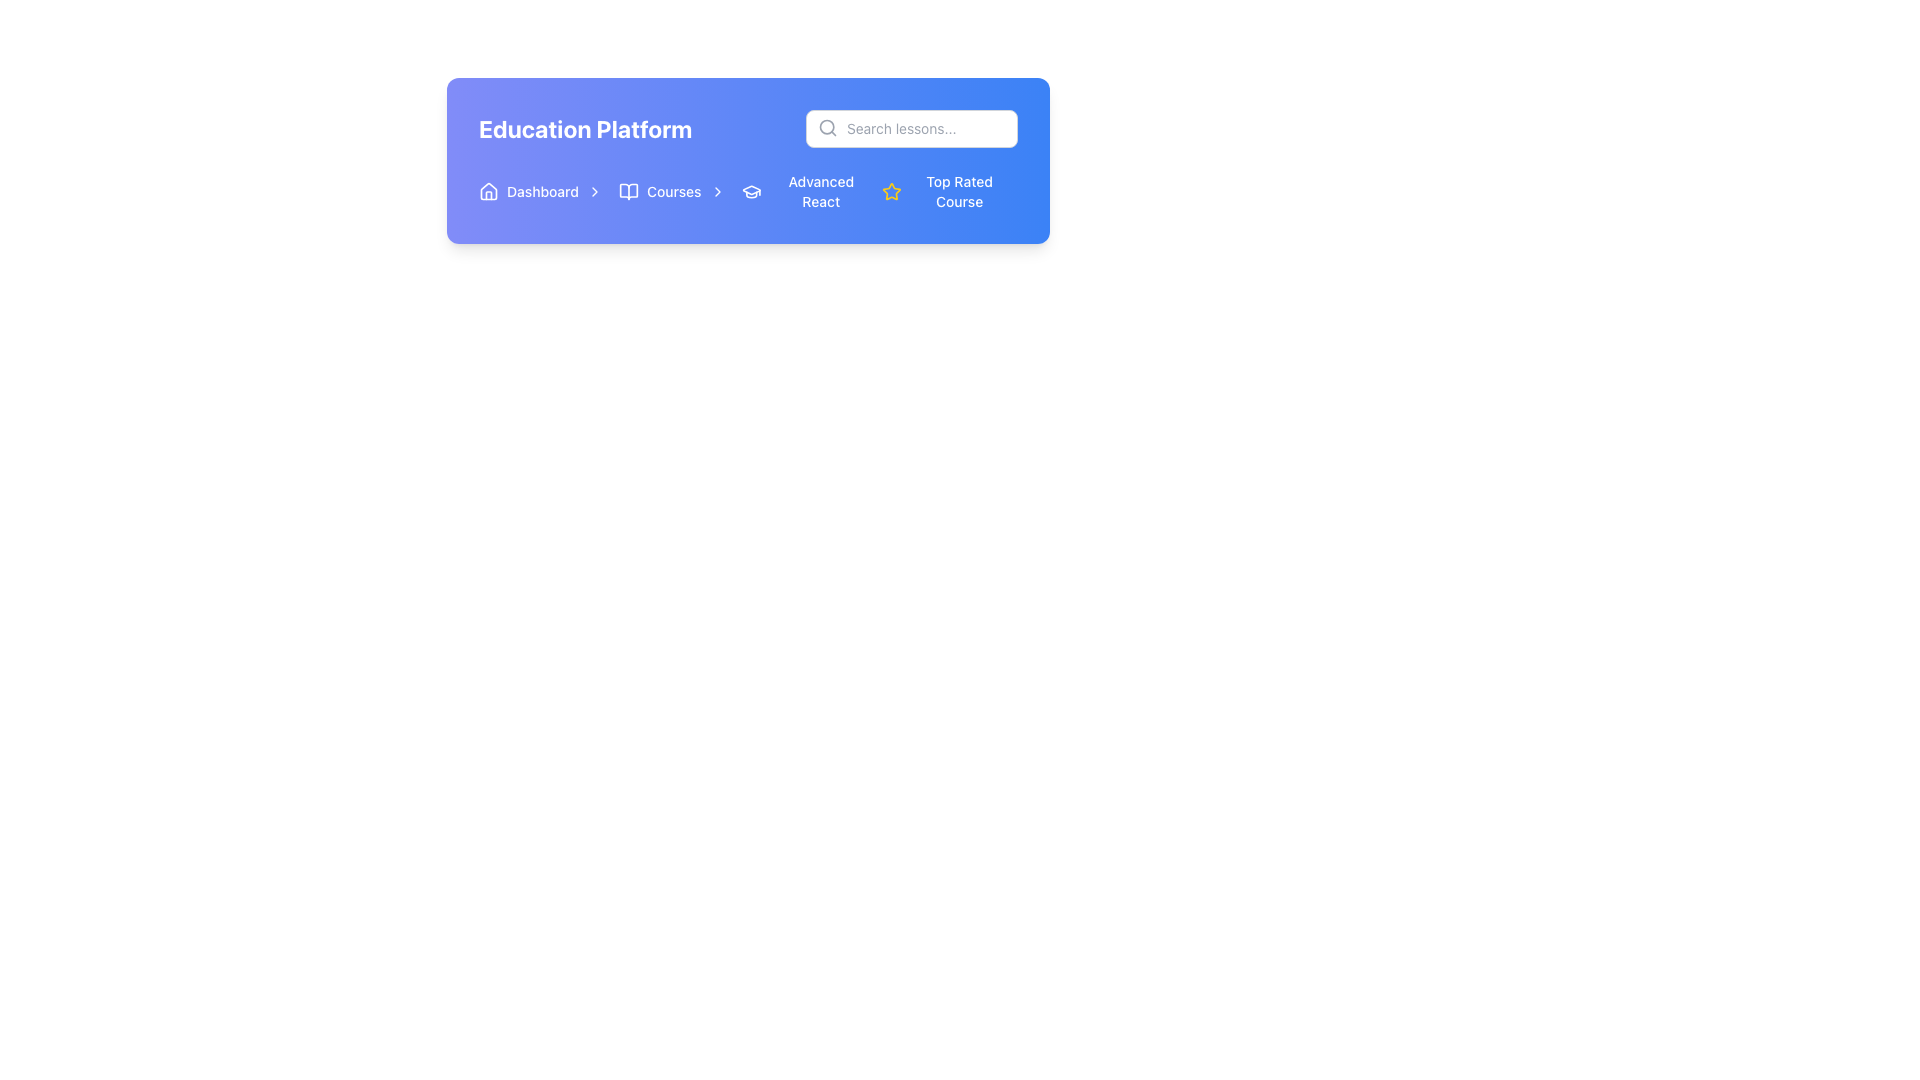  What do you see at coordinates (807, 192) in the screenshot?
I see `the text label with an icon in the navigation bar that serves as a link to the 'Advanced React' course` at bounding box center [807, 192].